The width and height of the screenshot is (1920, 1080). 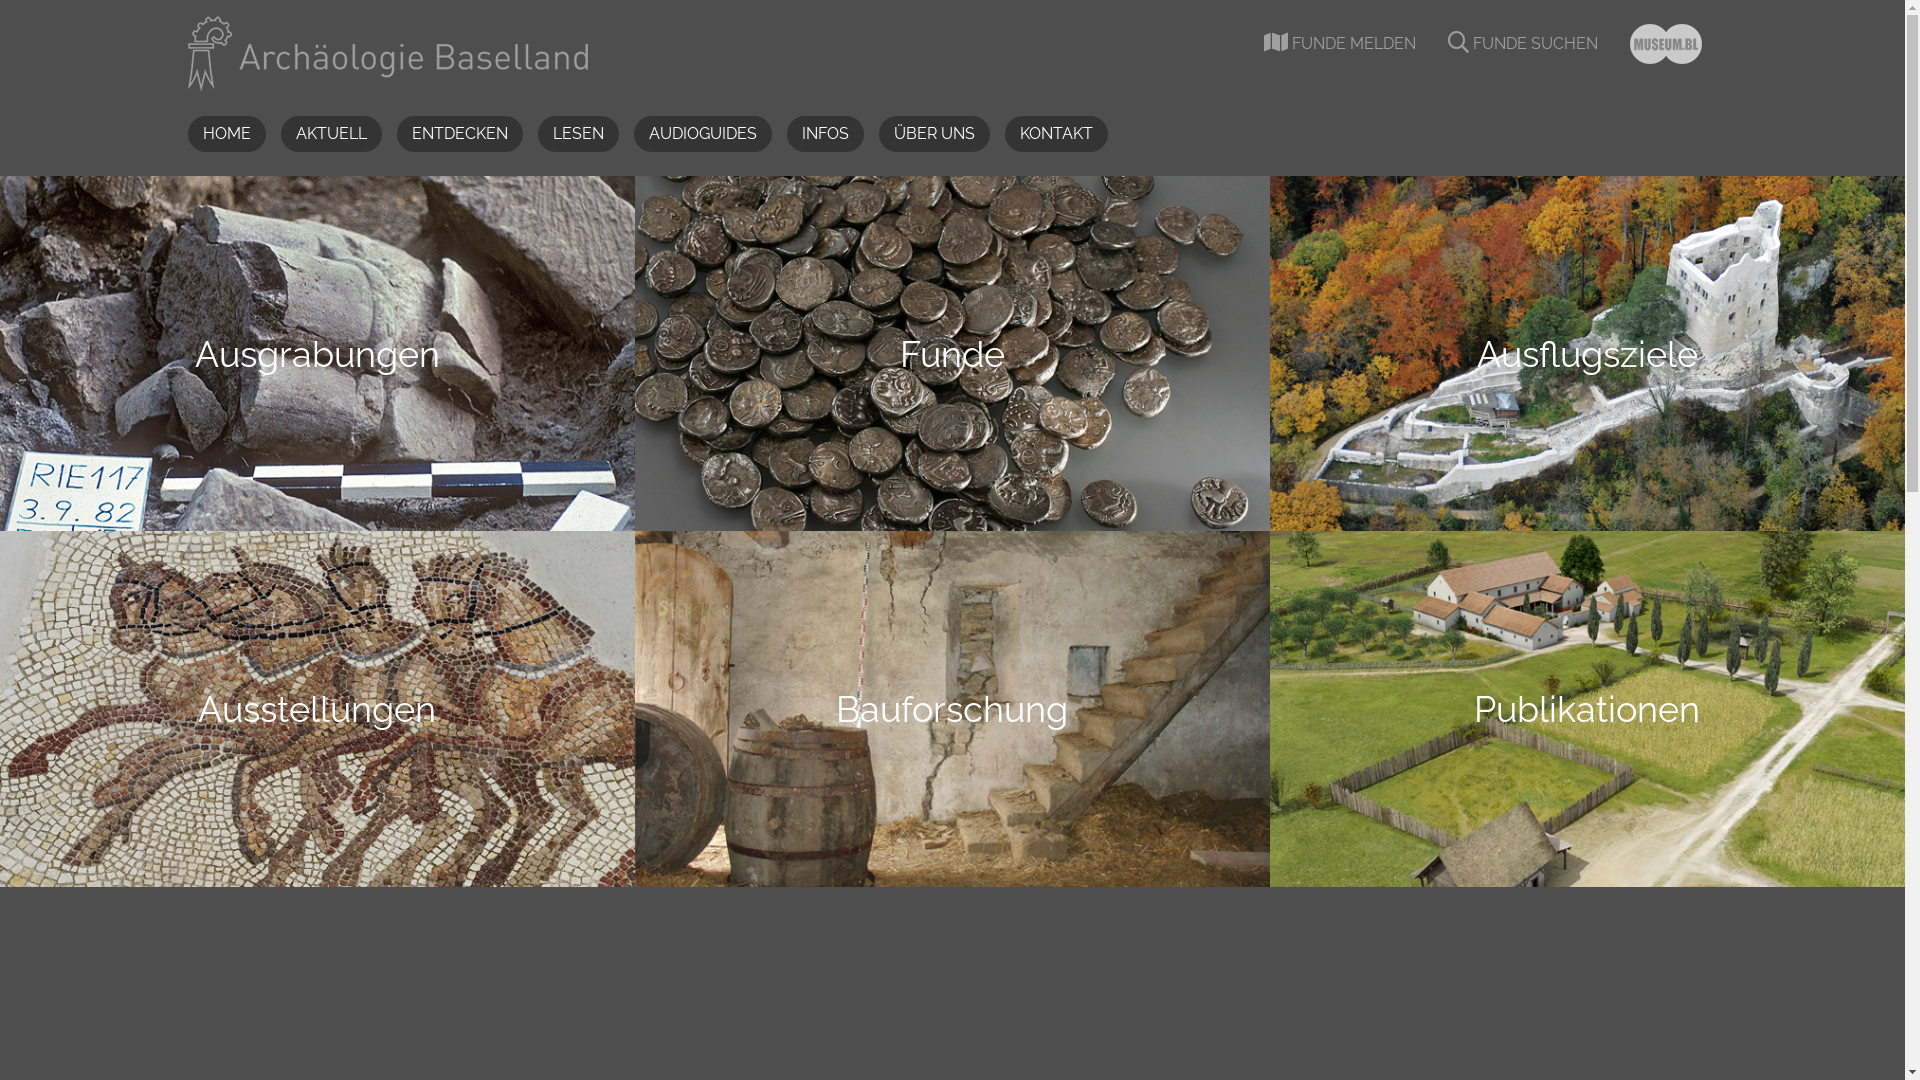 I want to click on 'AKTUELL', so click(x=330, y=134).